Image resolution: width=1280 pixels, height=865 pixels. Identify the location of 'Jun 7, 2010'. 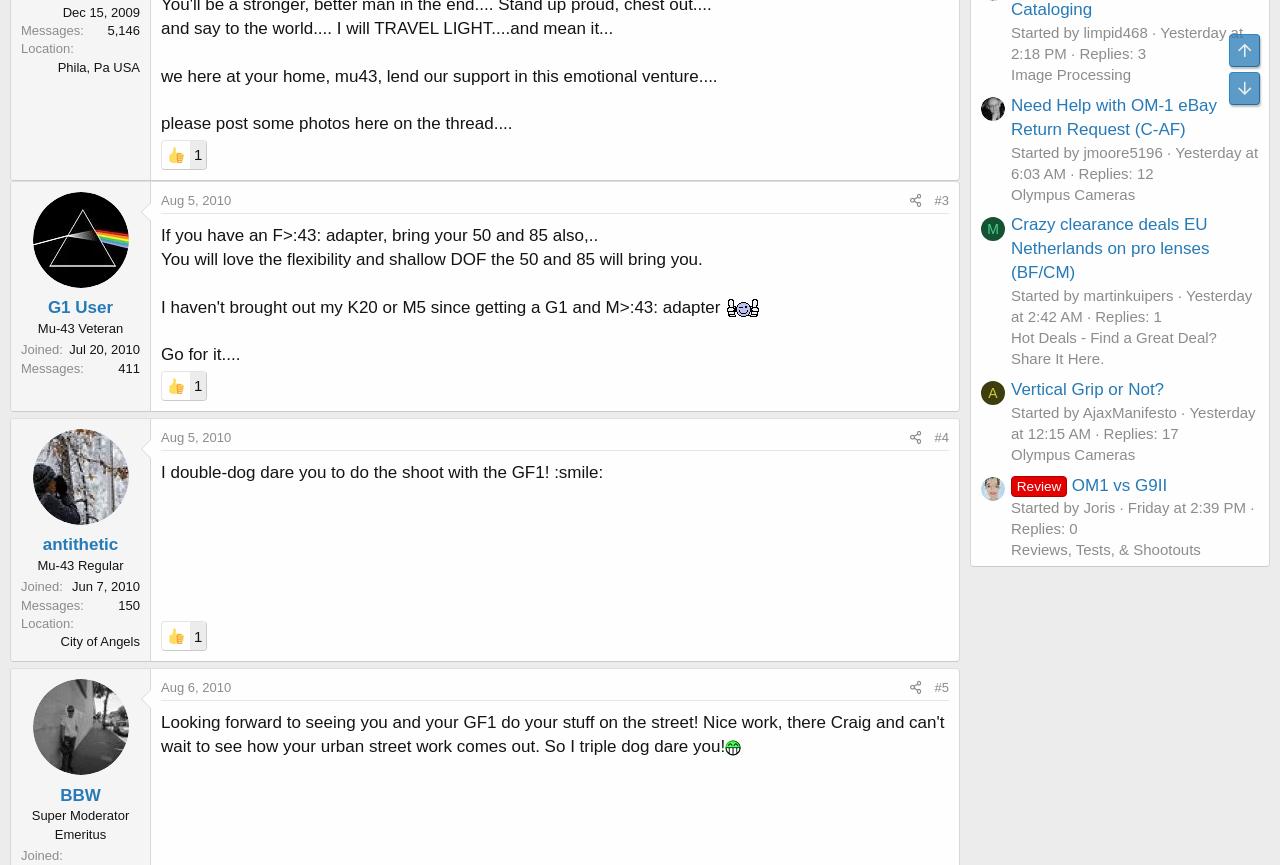
(72, 586).